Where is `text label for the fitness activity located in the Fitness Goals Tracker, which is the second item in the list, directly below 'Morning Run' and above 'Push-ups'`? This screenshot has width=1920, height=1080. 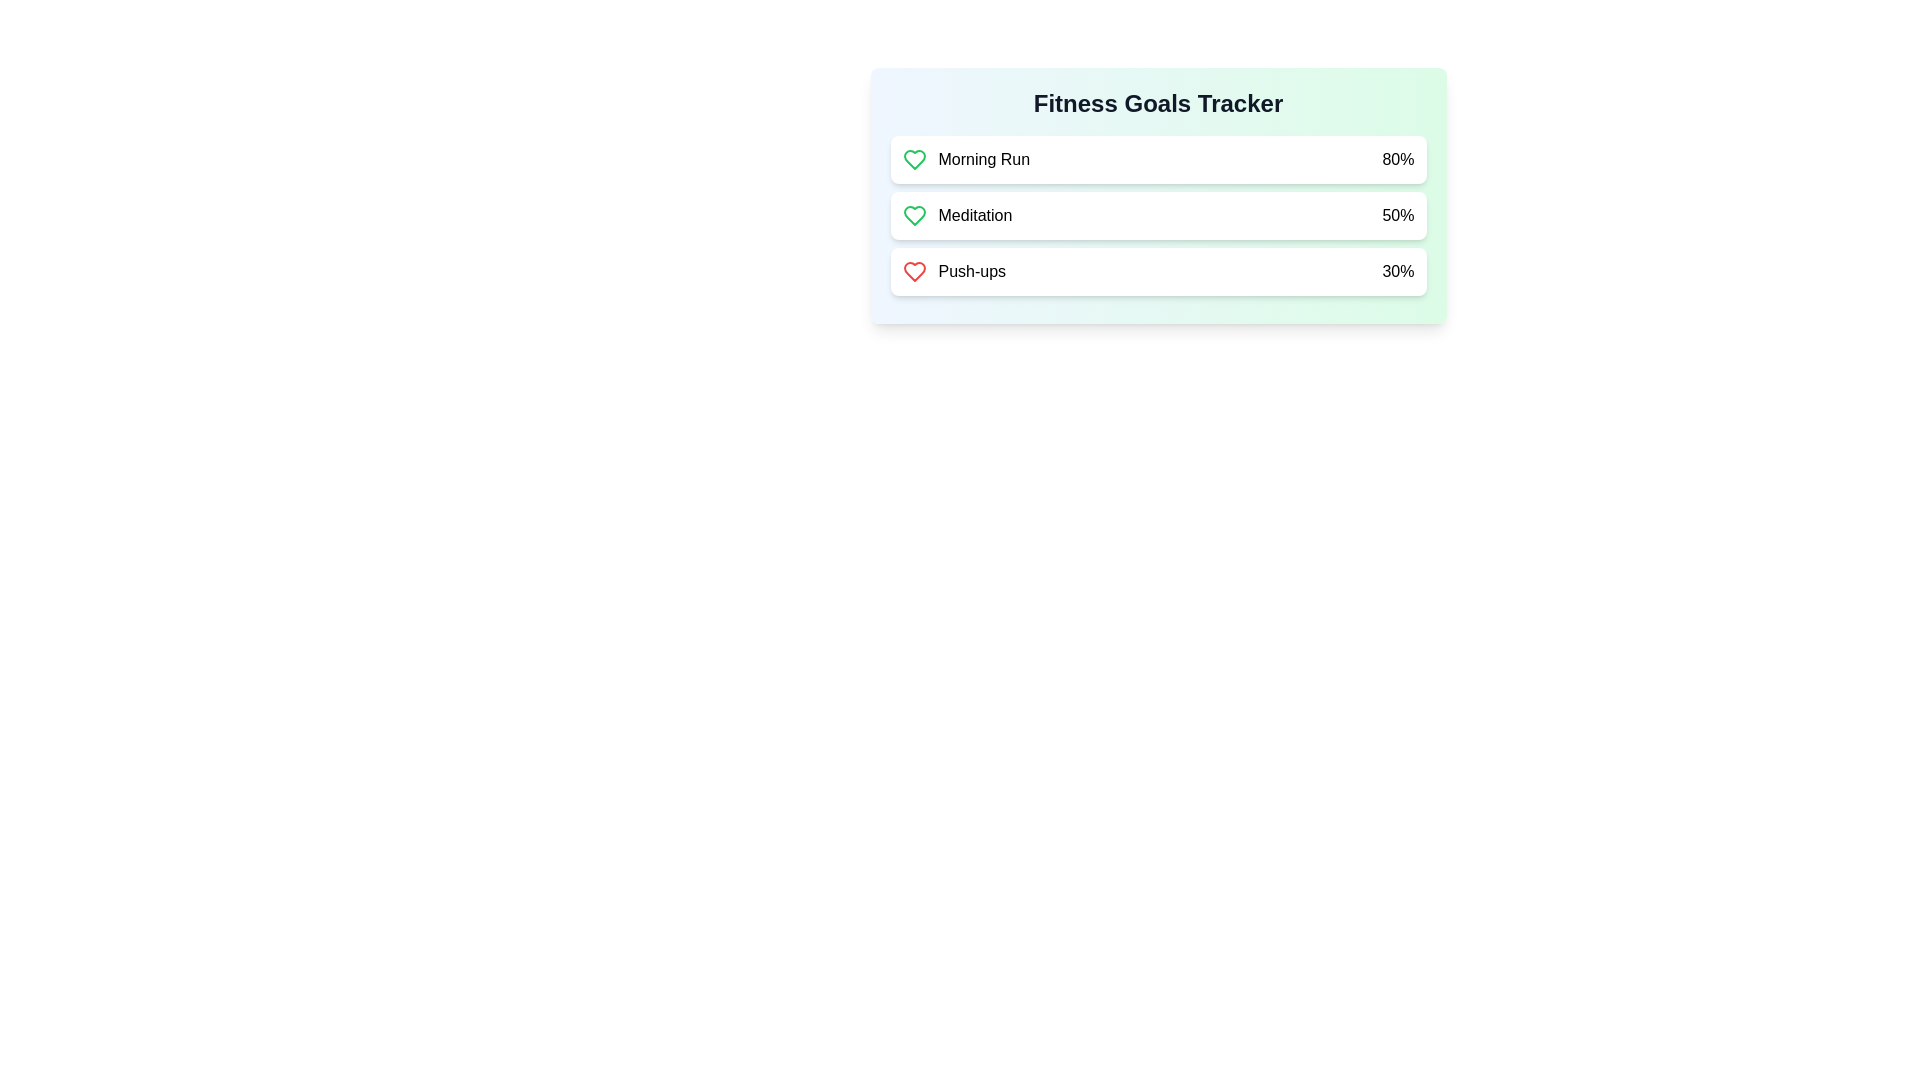 text label for the fitness activity located in the Fitness Goals Tracker, which is the second item in the list, directly below 'Morning Run' and above 'Push-ups' is located at coordinates (956, 216).